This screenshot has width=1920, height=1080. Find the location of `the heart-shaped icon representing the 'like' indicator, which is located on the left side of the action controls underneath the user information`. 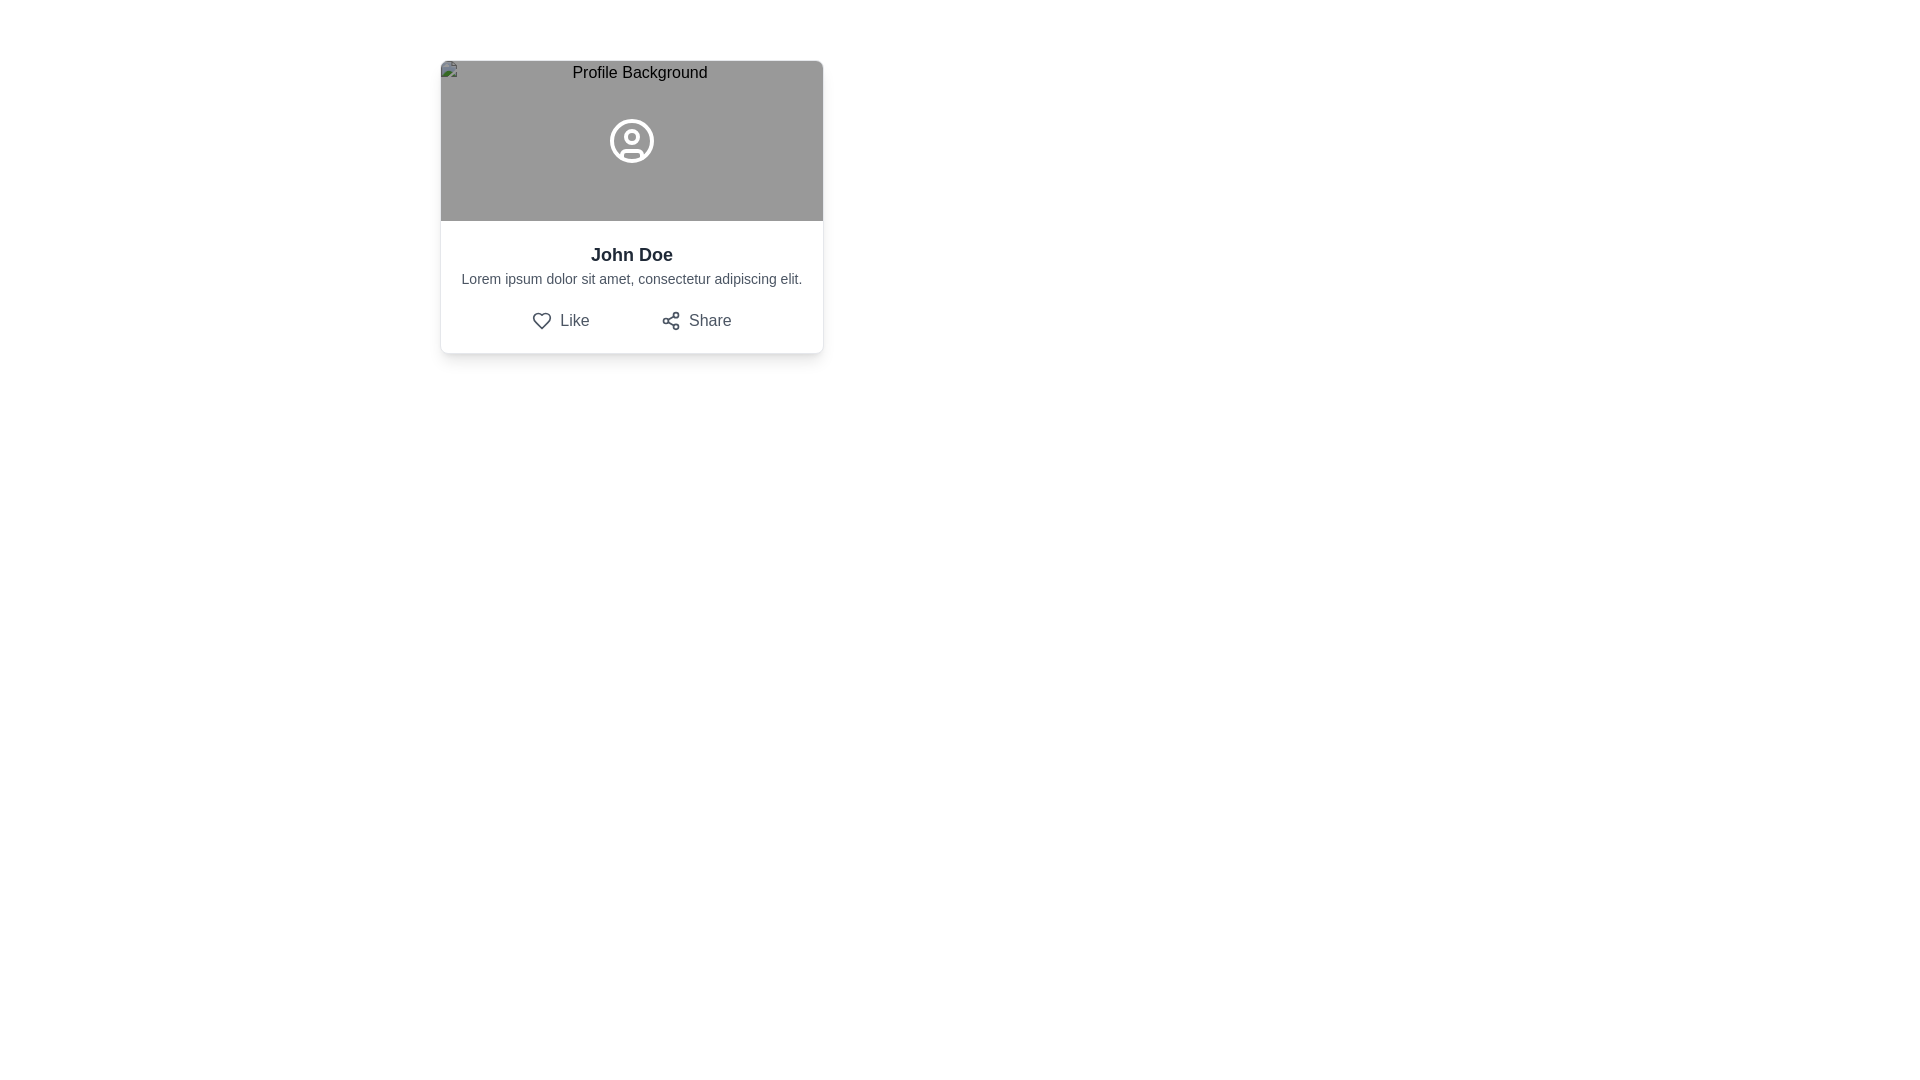

the heart-shaped icon representing the 'like' indicator, which is located on the left side of the action controls underneath the user information is located at coordinates (542, 319).